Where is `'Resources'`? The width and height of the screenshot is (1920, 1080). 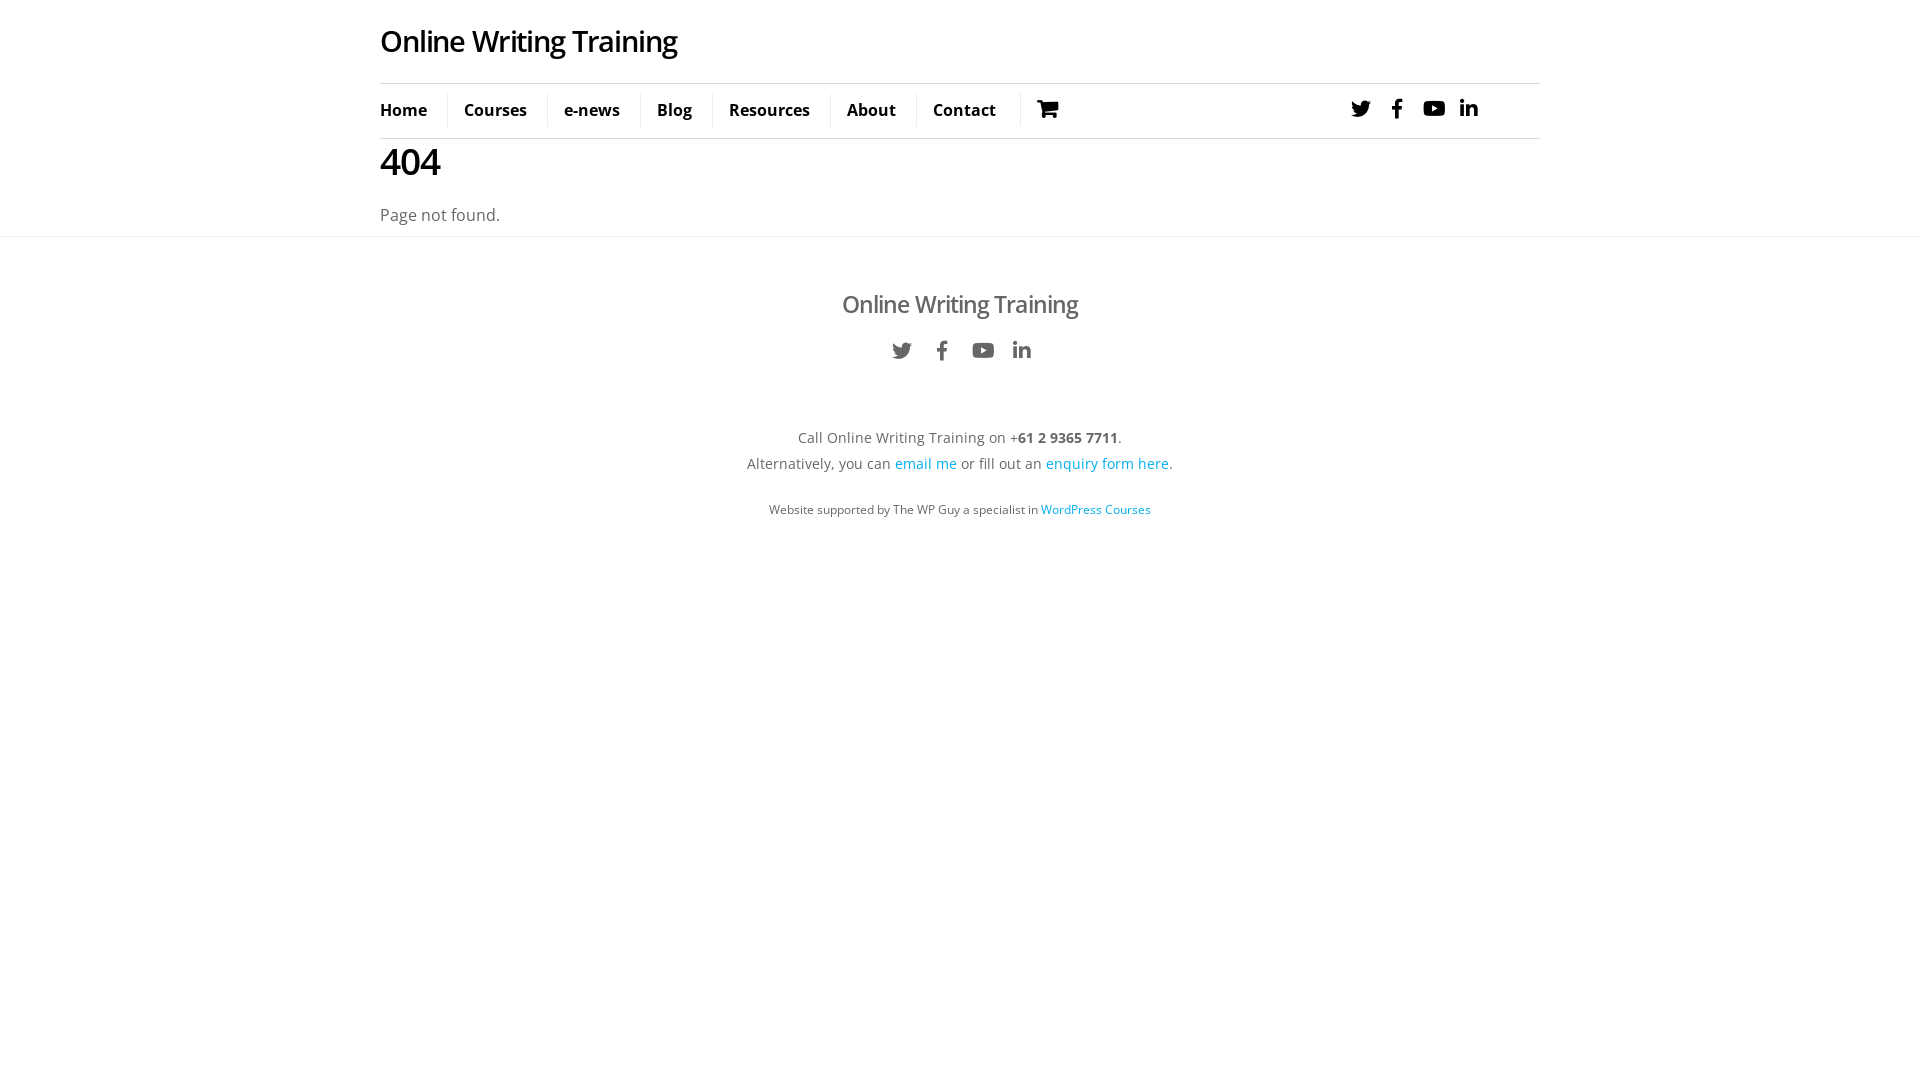
'Resources' is located at coordinates (767, 111).